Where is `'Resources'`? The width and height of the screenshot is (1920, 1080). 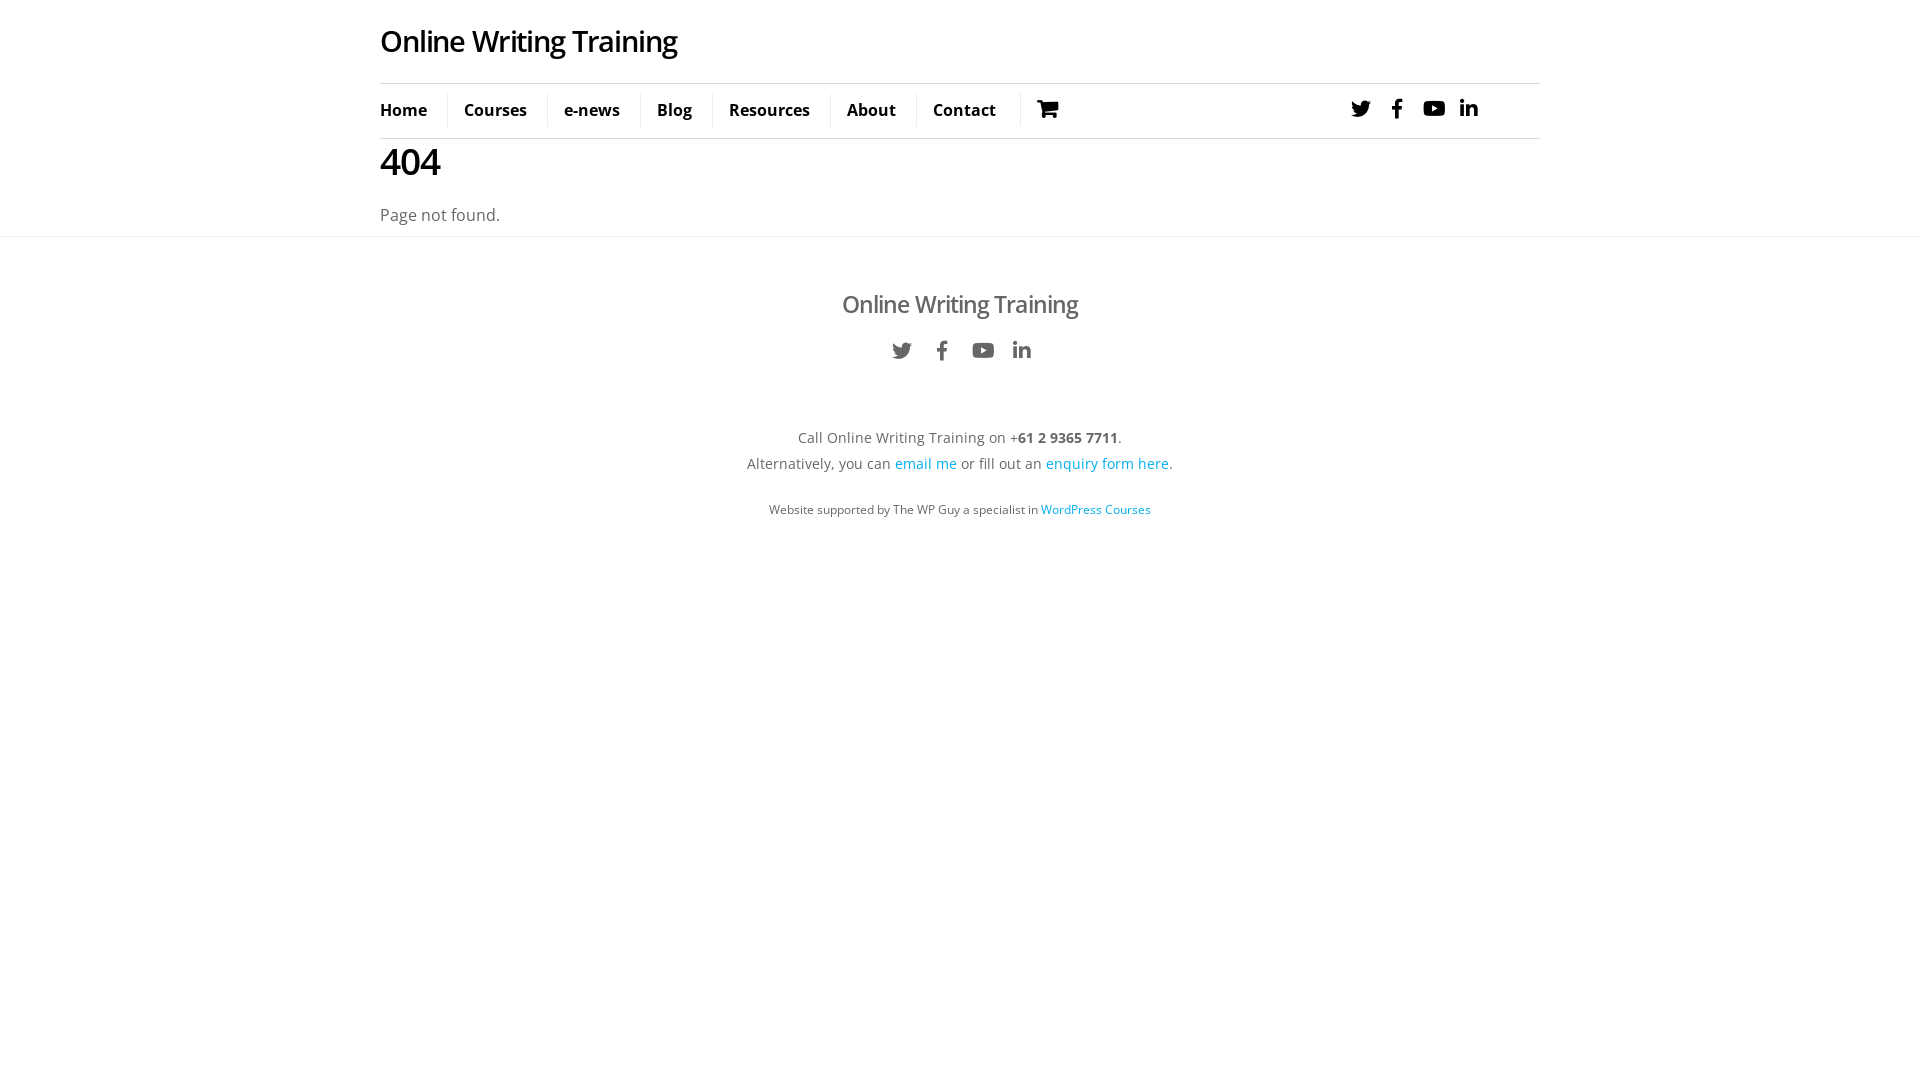
'Resources' is located at coordinates (767, 111).